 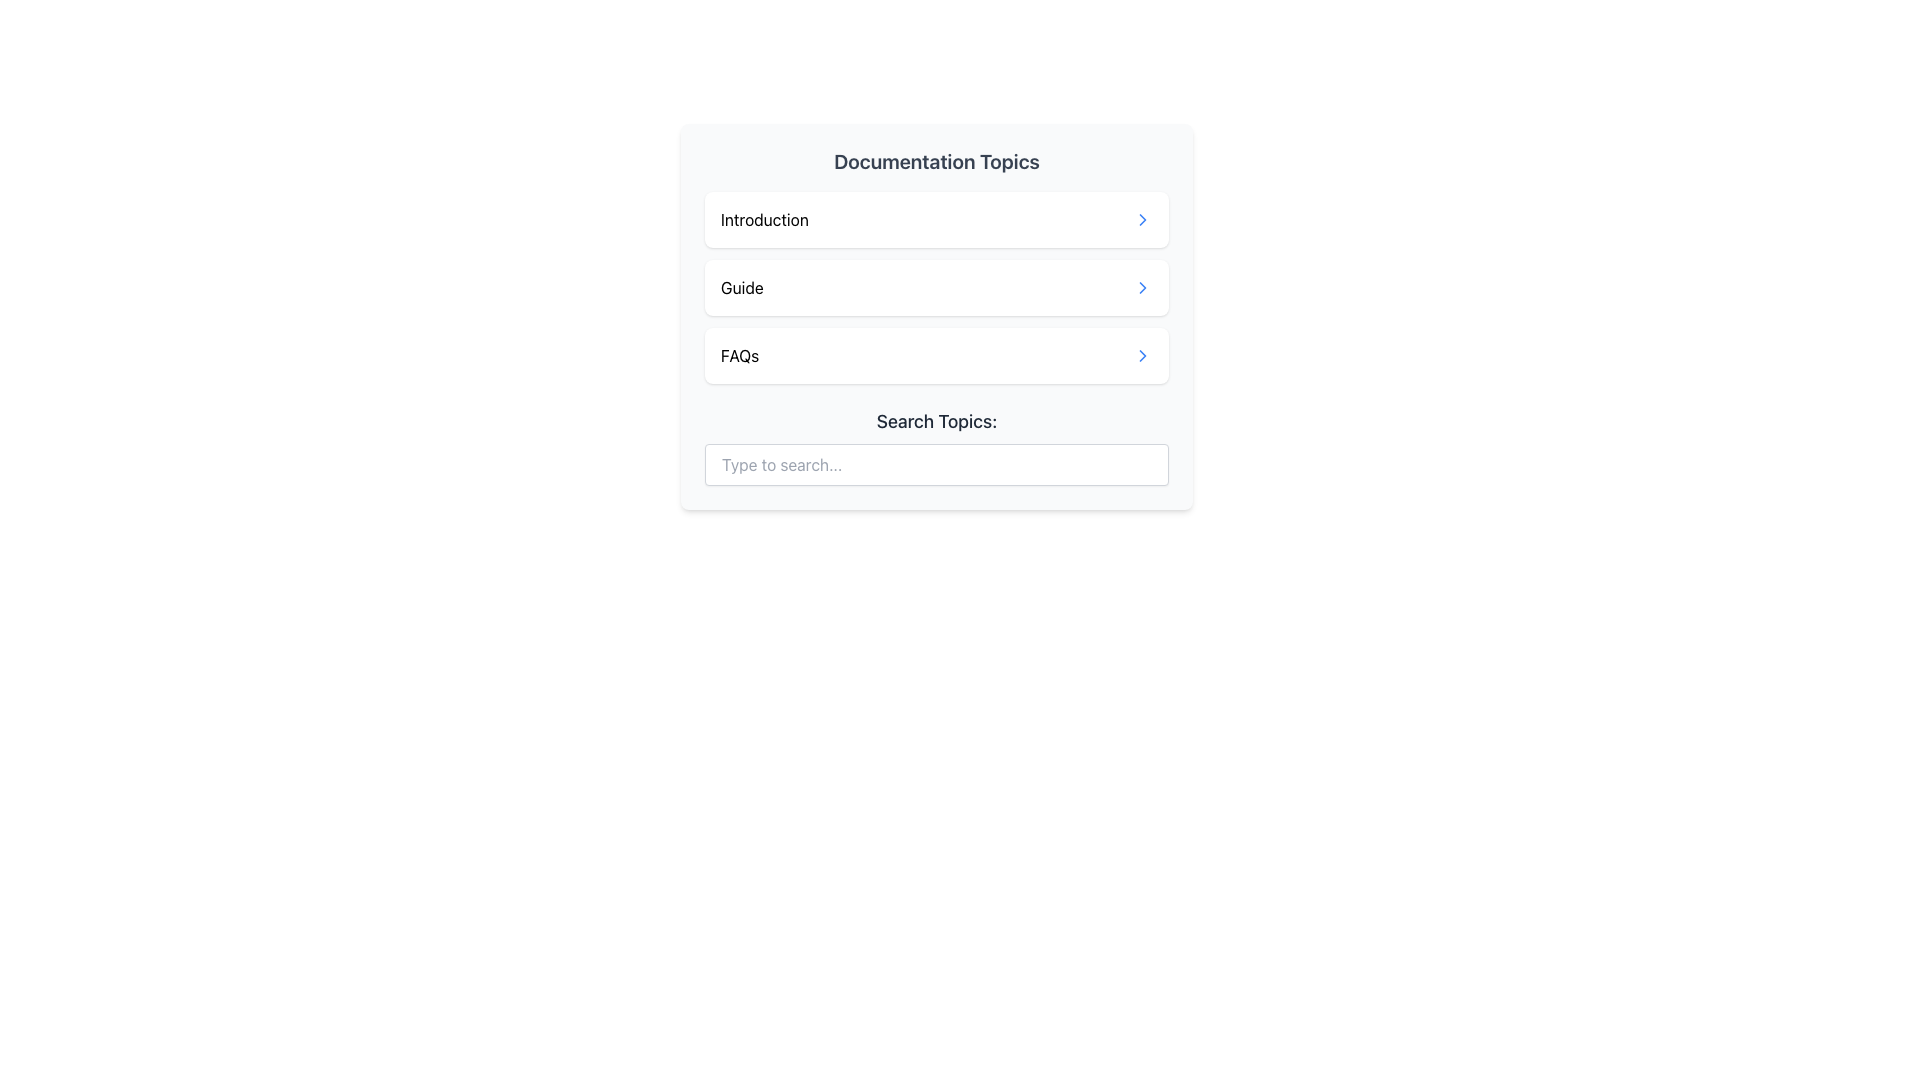 I want to click on the 'Introduction' link element, which is the first entry in a vertically stacked list with a white background and rounded corners, so click(x=935, y=219).